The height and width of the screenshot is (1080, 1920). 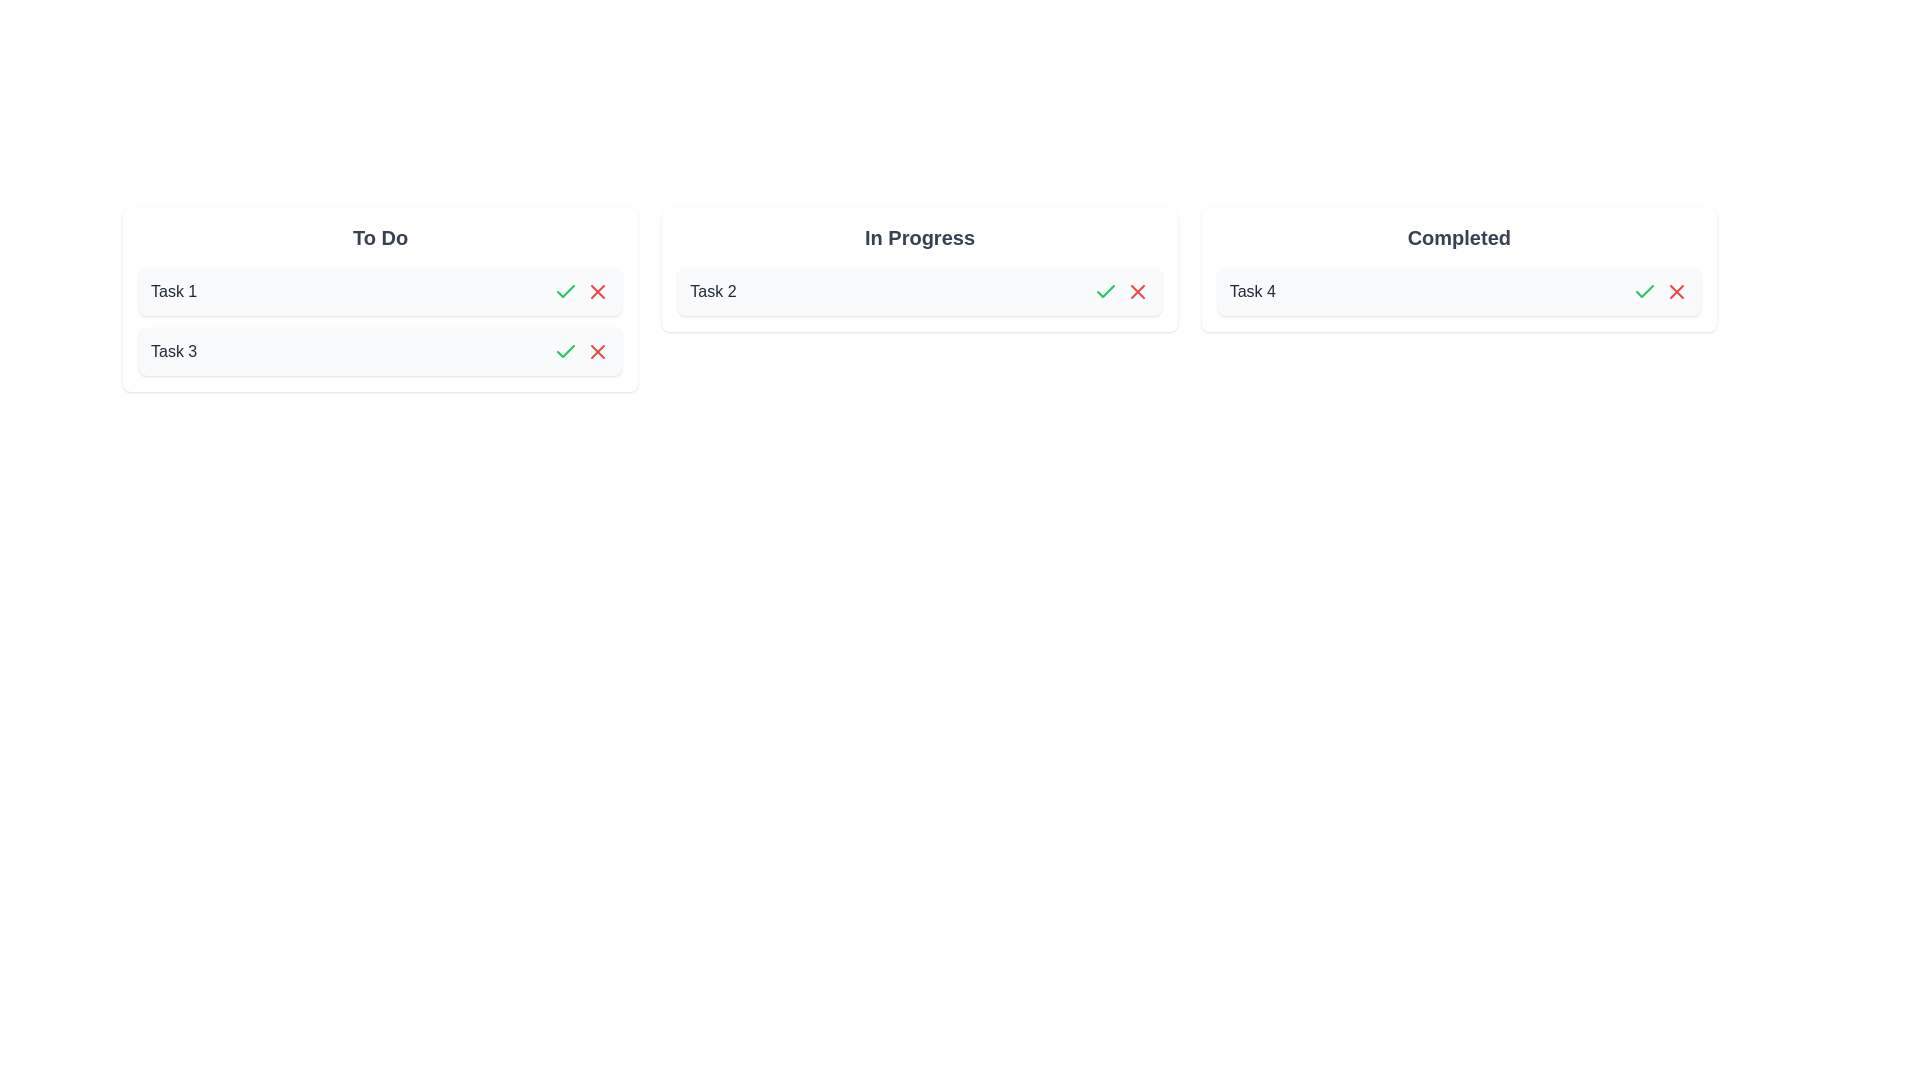 I want to click on the green checkmark button for the task named 'Task 2' to toggle its completion status, so click(x=1104, y=292).